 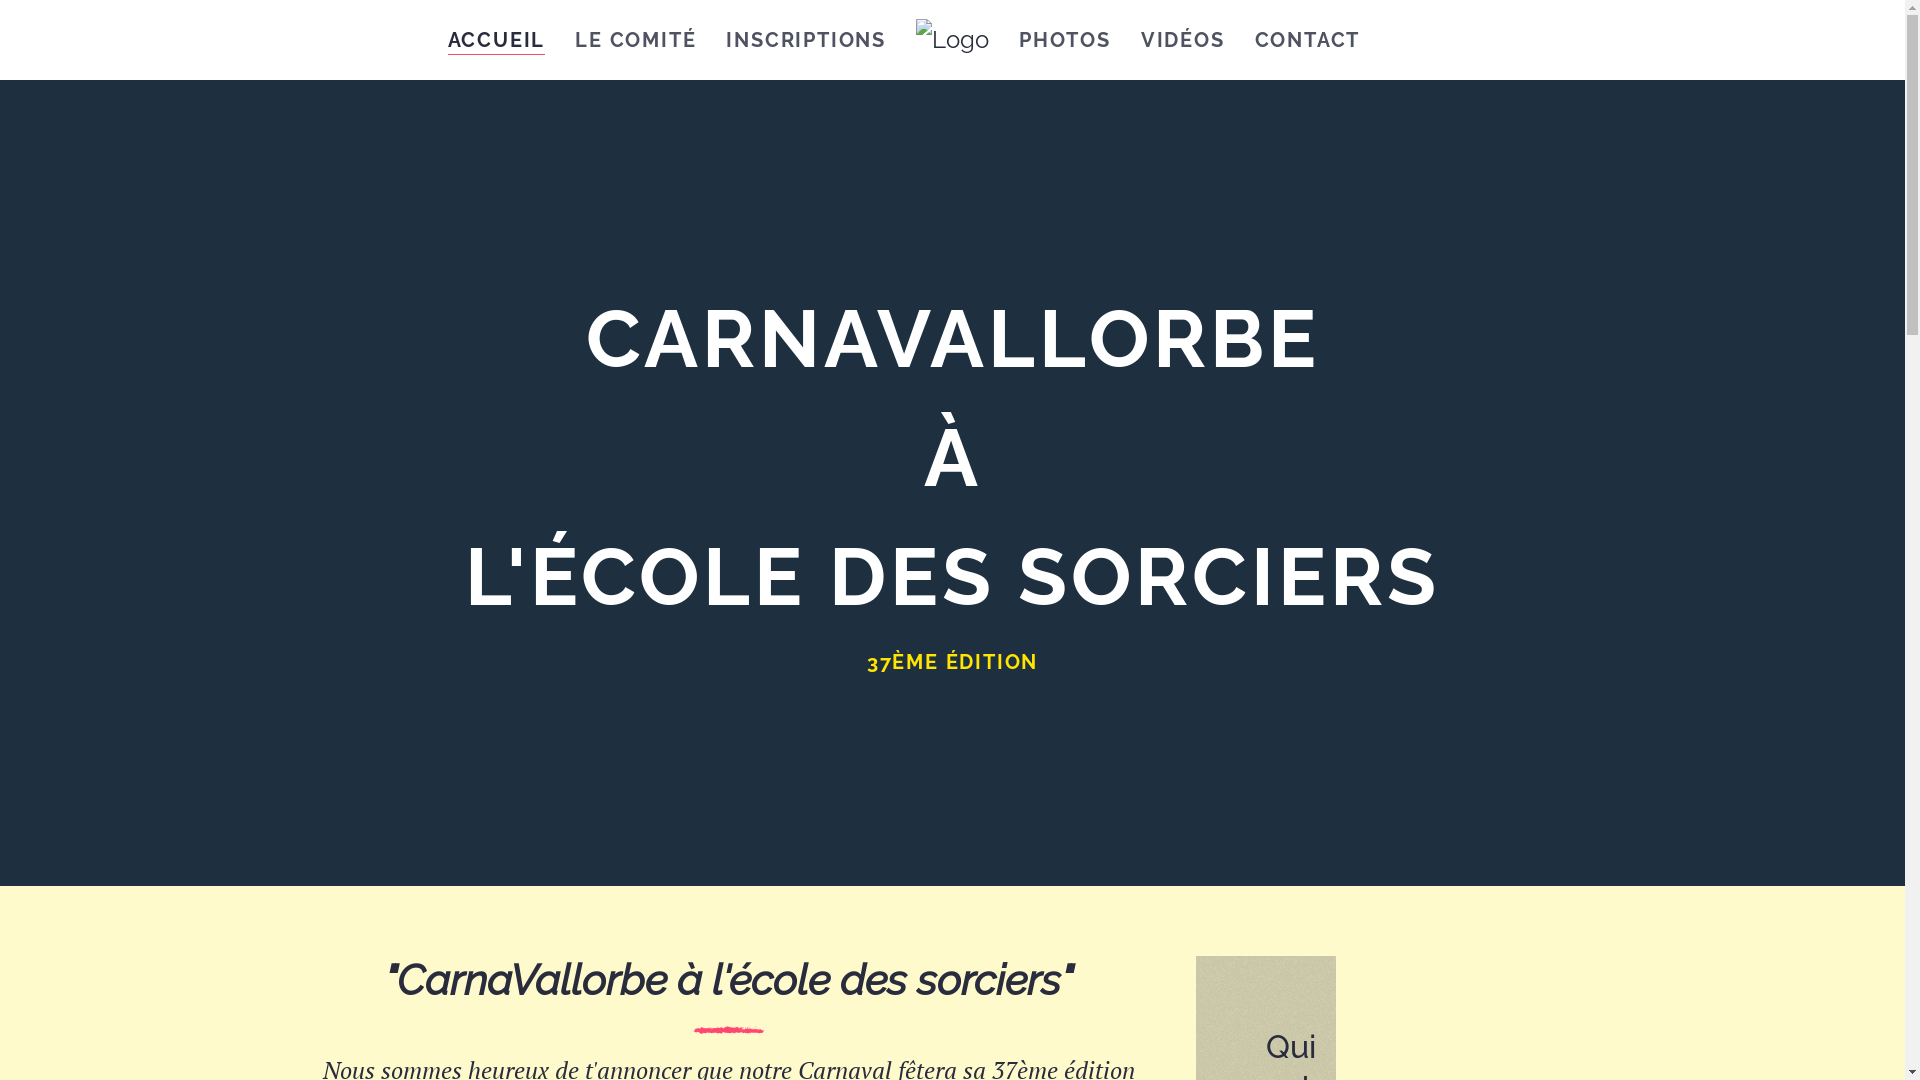 I want to click on 'INSCRIPTIONS', so click(x=806, y=39).